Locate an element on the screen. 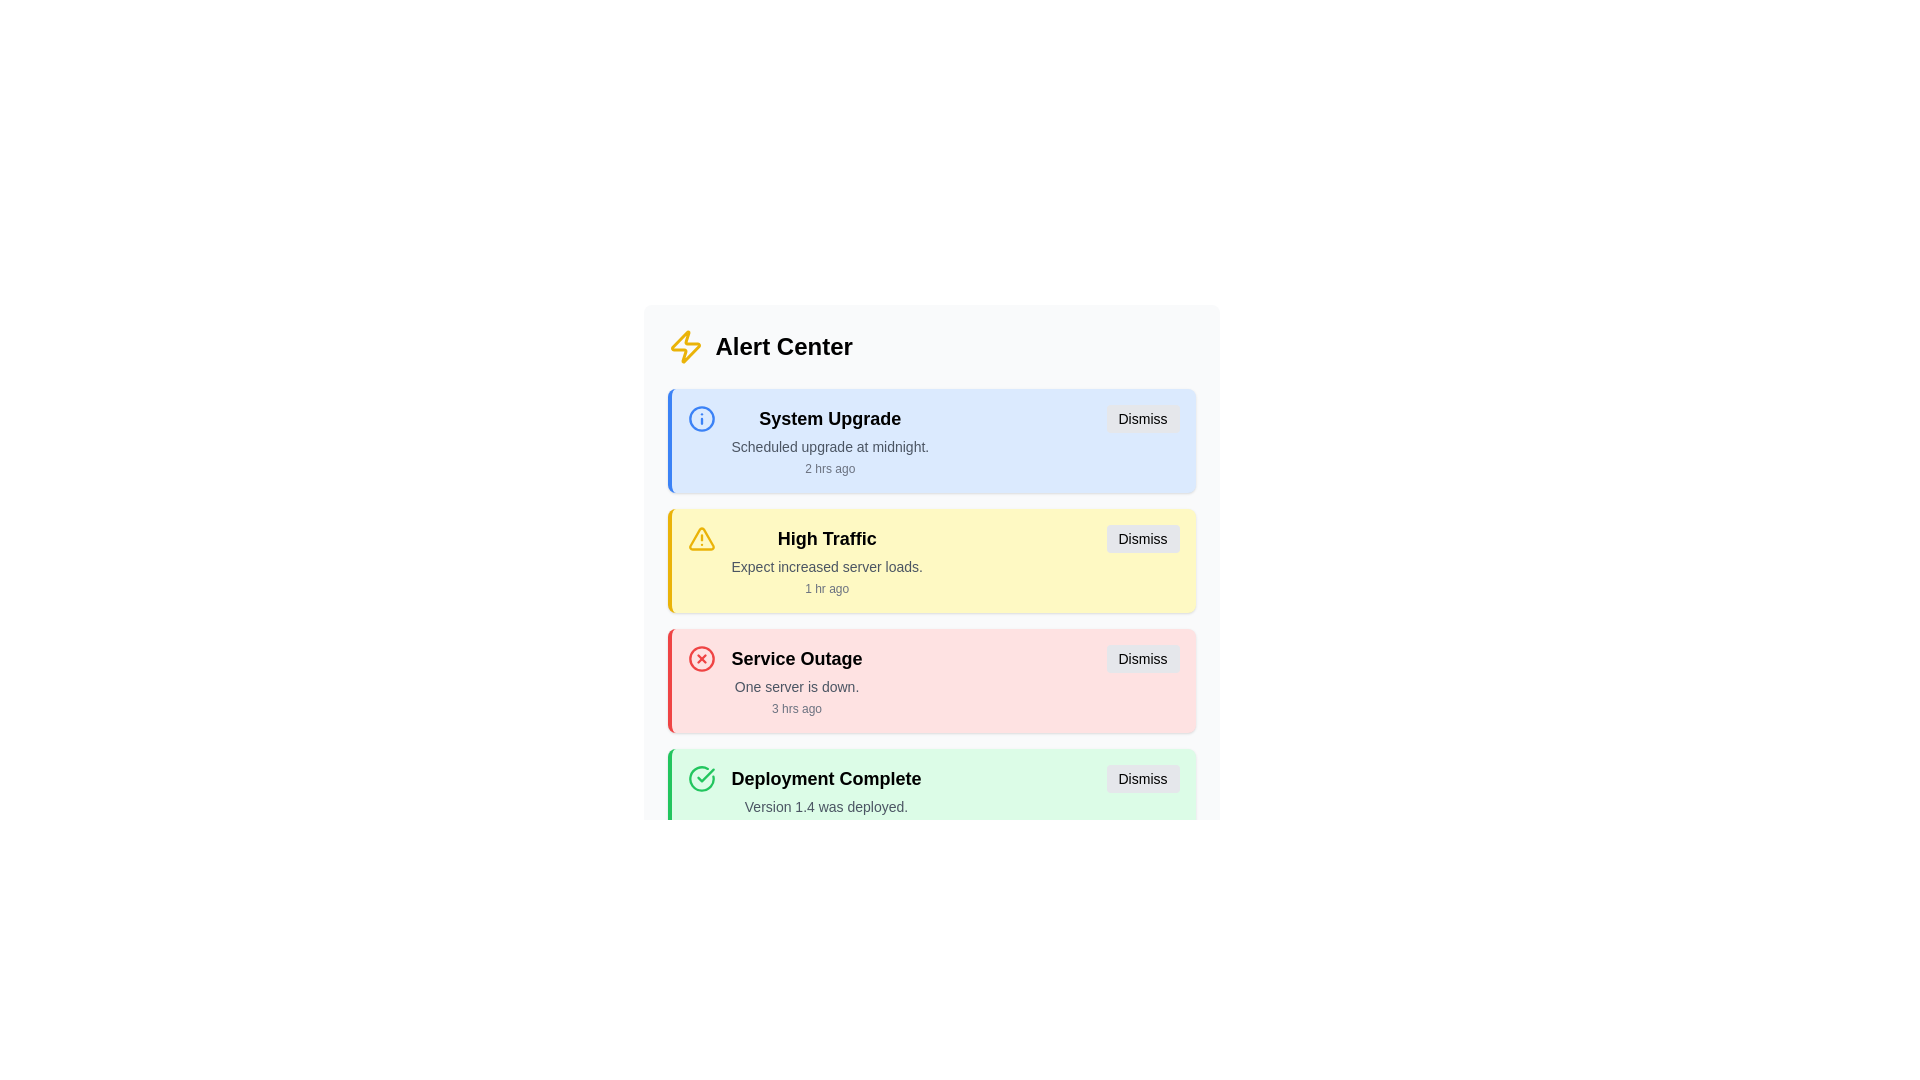  the dismiss button located in the 'High Traffic' alert section by is located at coordinates (1142, 538).